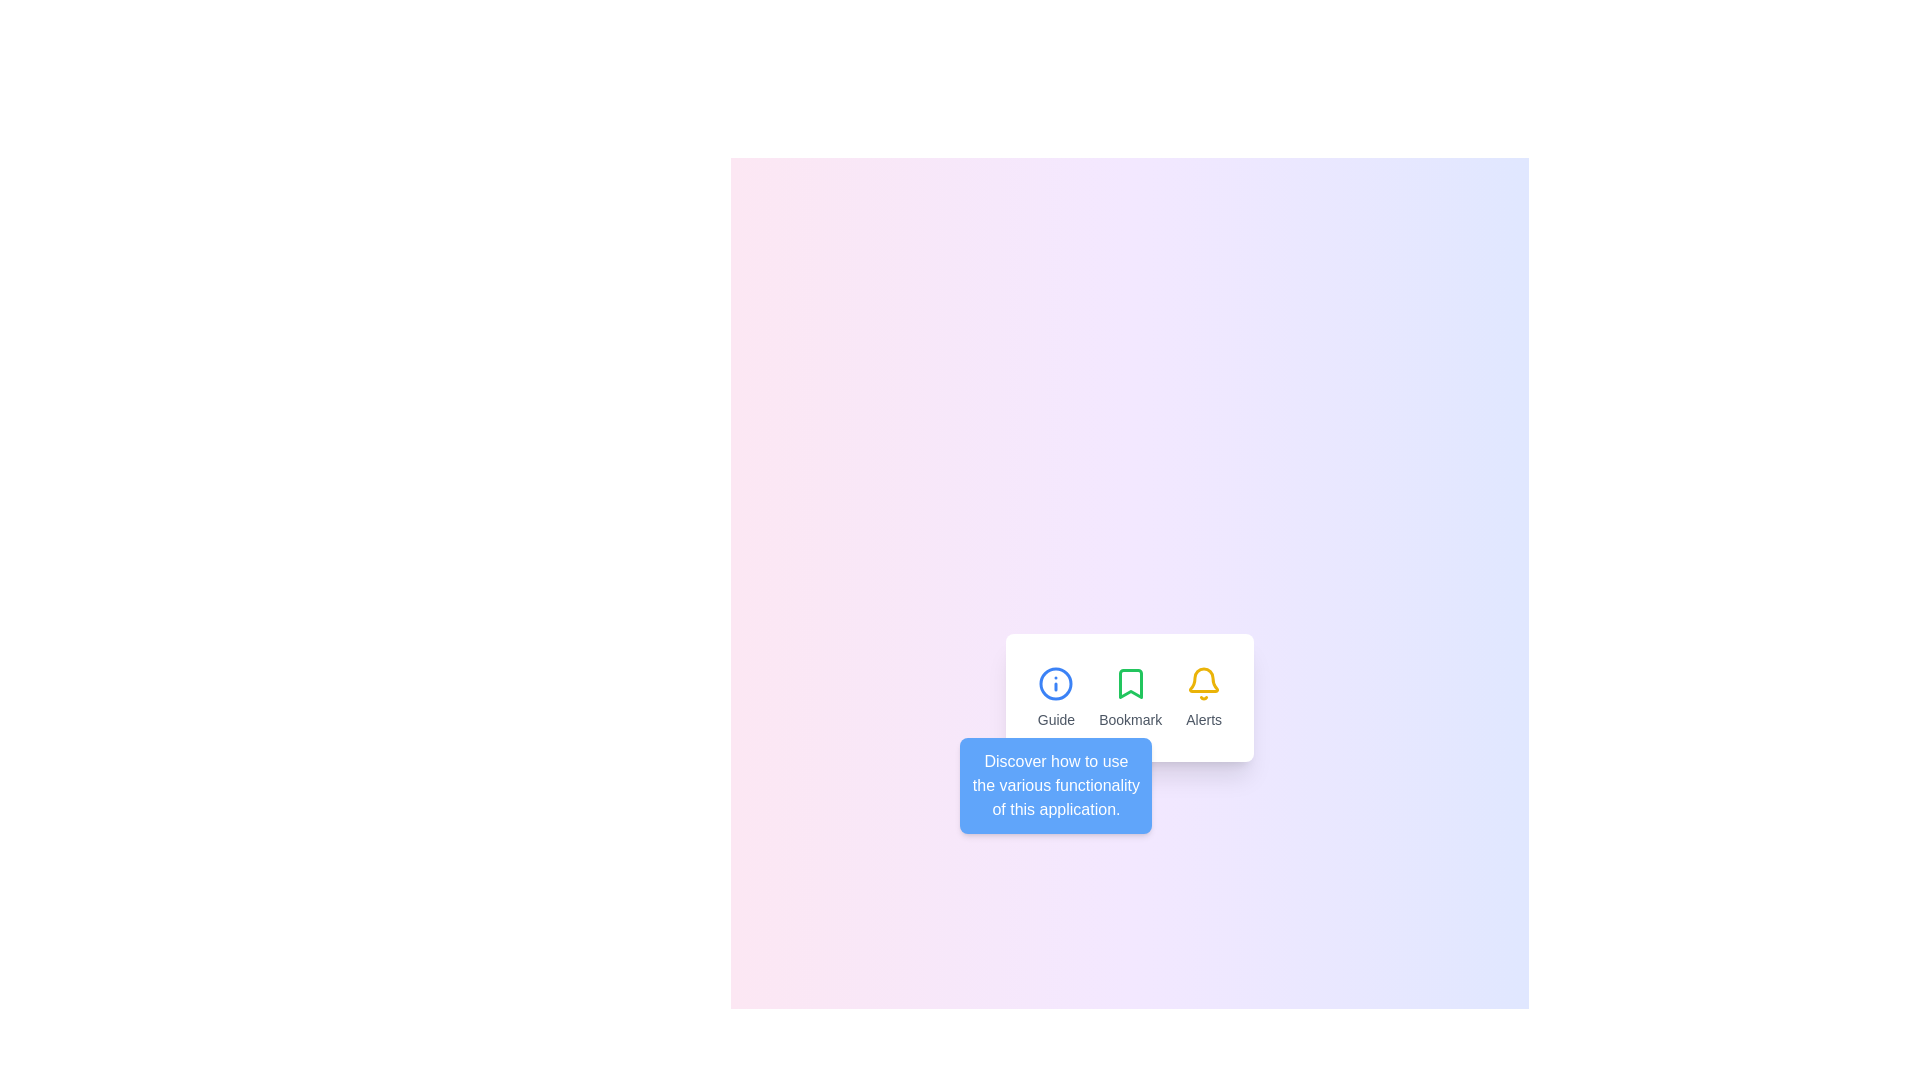  Describe the element at coordinates (1203, 697) in the screenshot. I see `the alert notification Icon-Text Pair located at the far right of the horizontal row, which is the third item after the 'Guide' and 'Bookmark' elements` at that location.